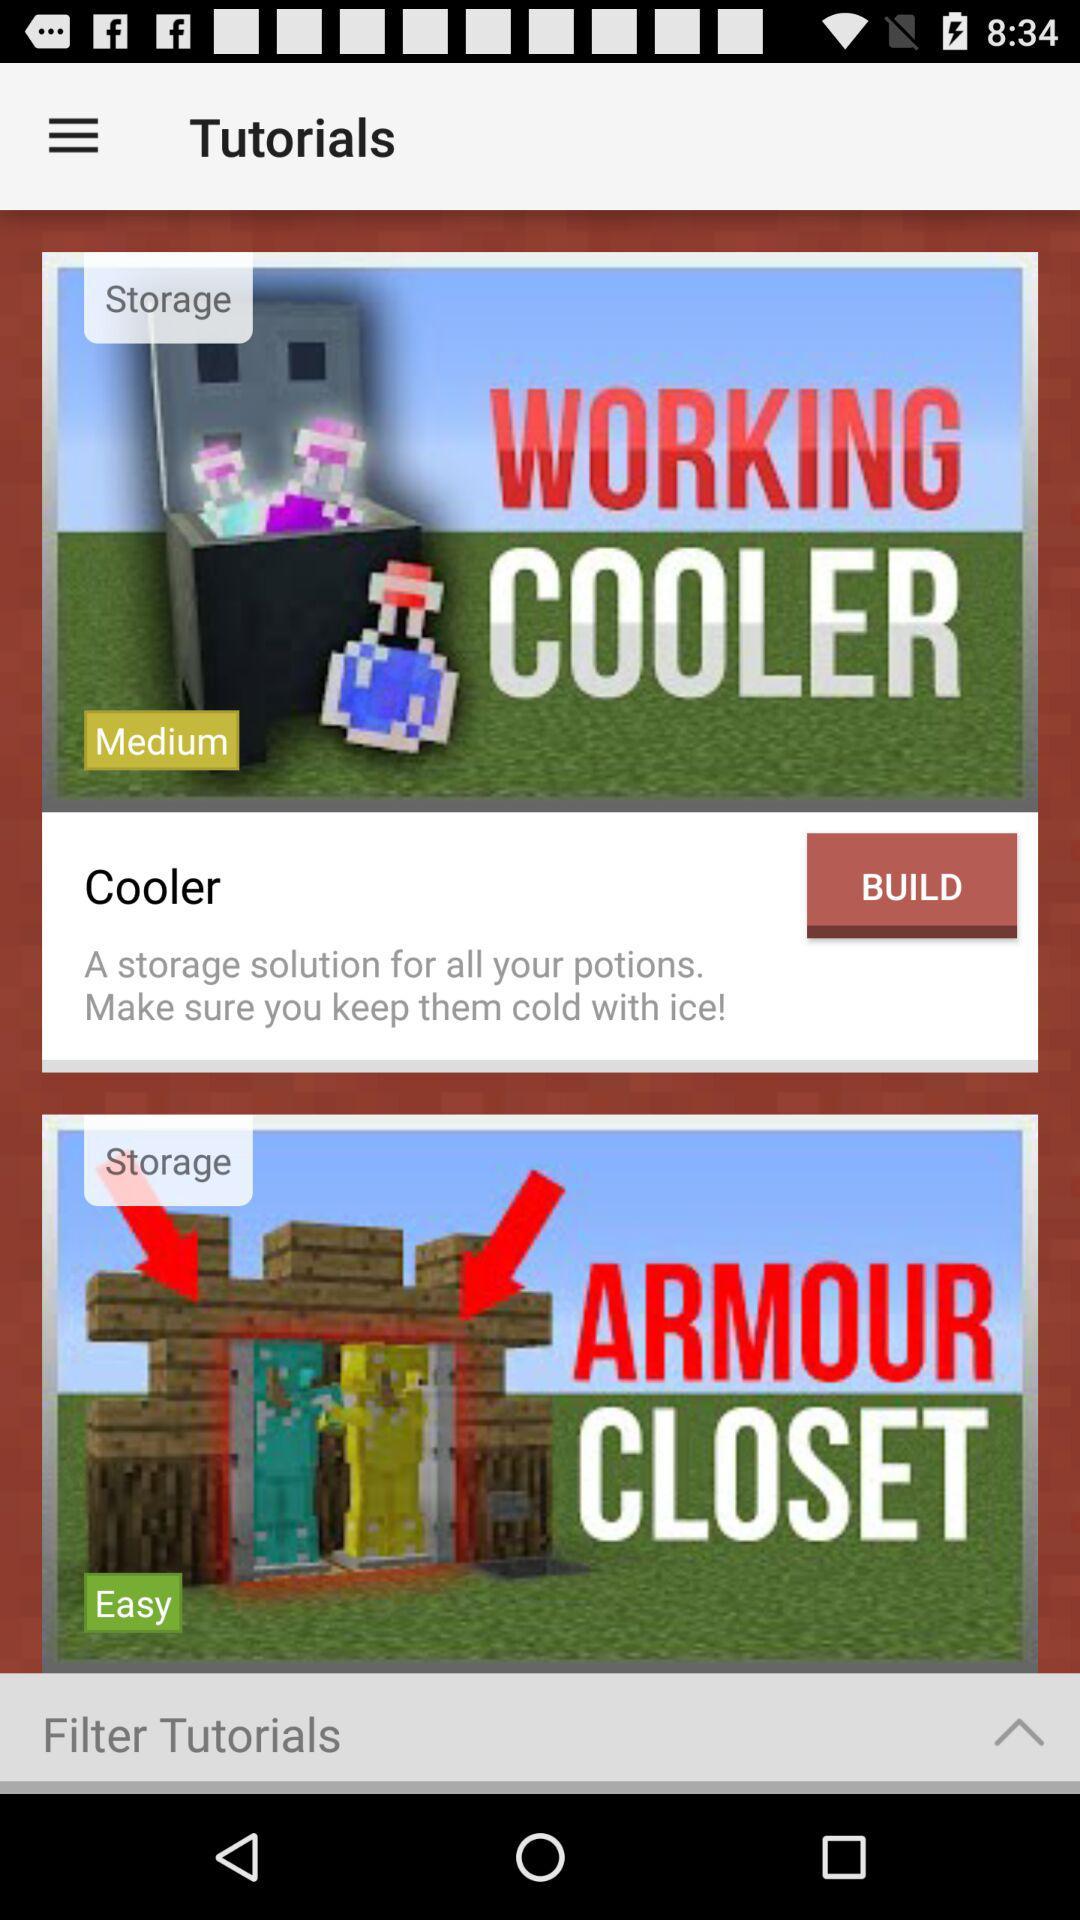  I want to click on the medium, so click(160, 739).